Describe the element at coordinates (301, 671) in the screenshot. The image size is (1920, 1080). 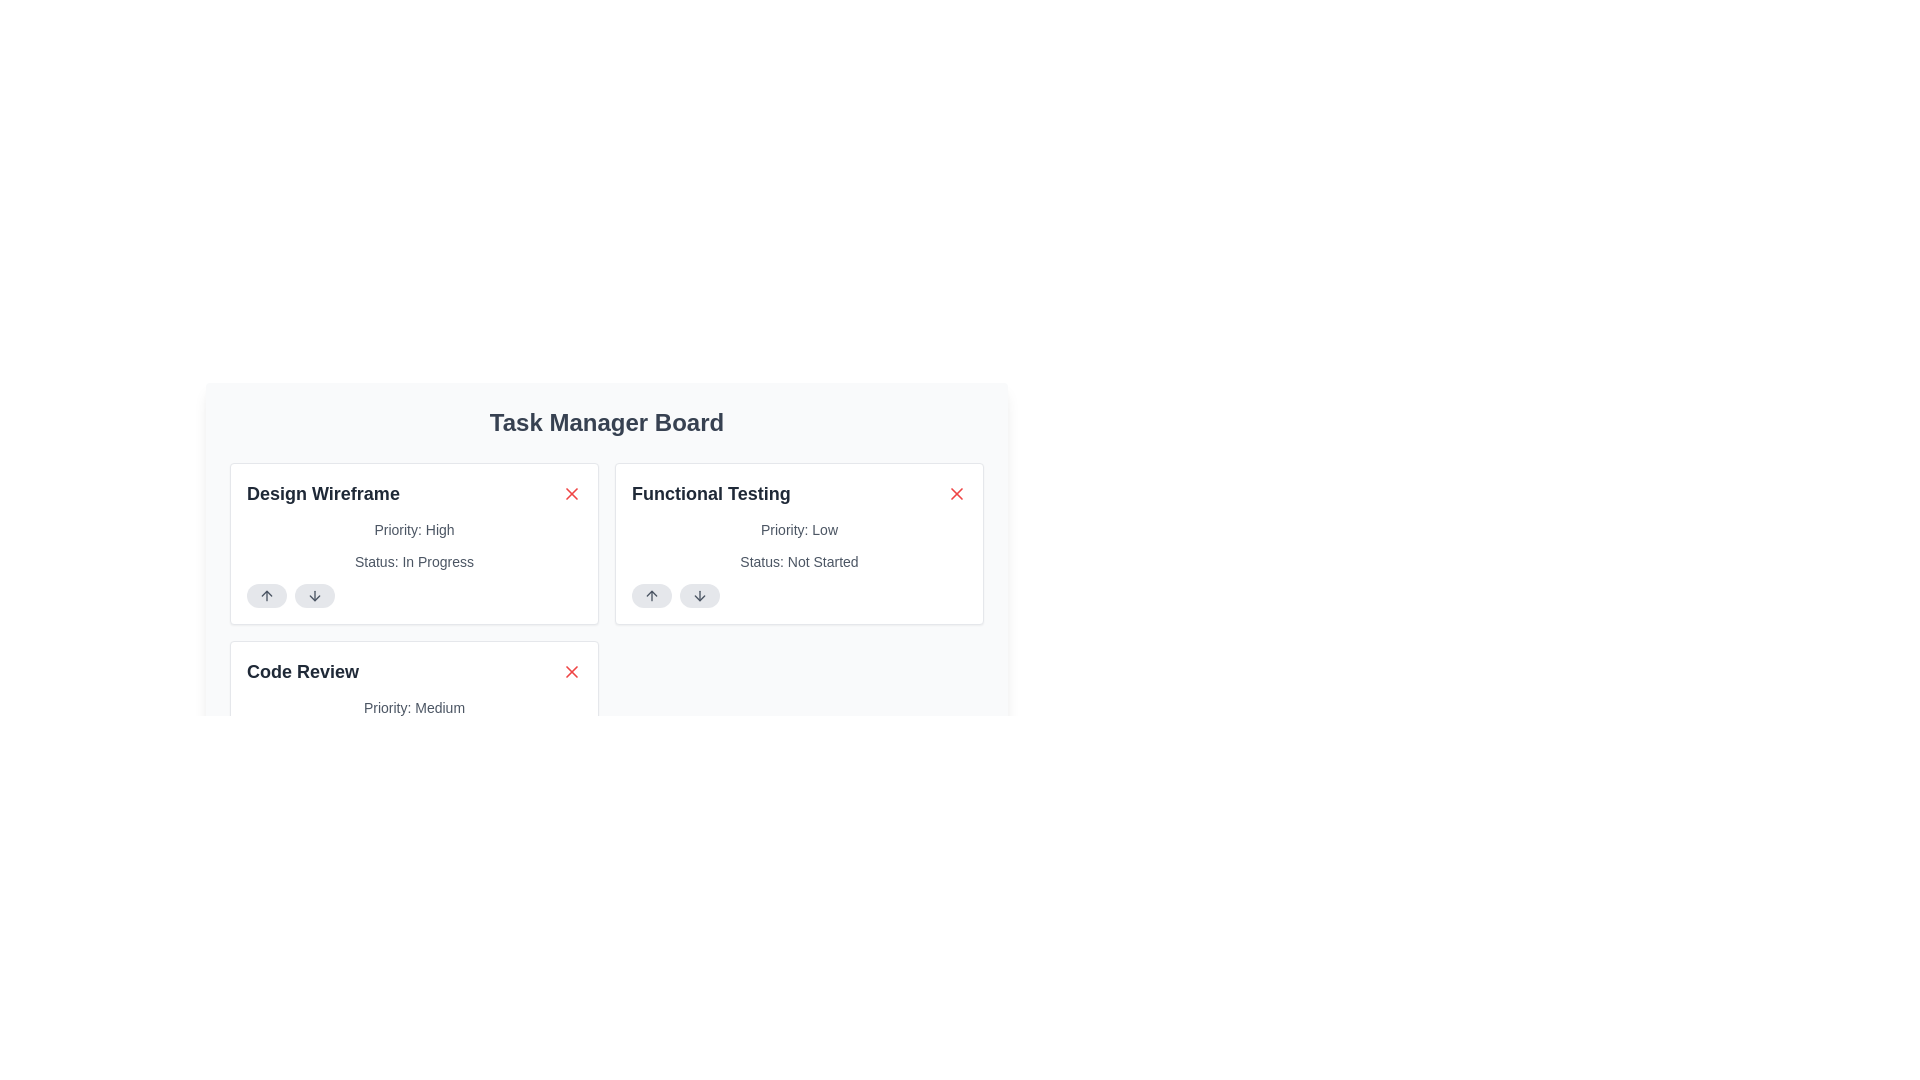
I see `the static text label displaying 'Code Review' in bold dark gray font, positioned above the 'Priority: Medium' label in the Task Manager Board section` at that location.